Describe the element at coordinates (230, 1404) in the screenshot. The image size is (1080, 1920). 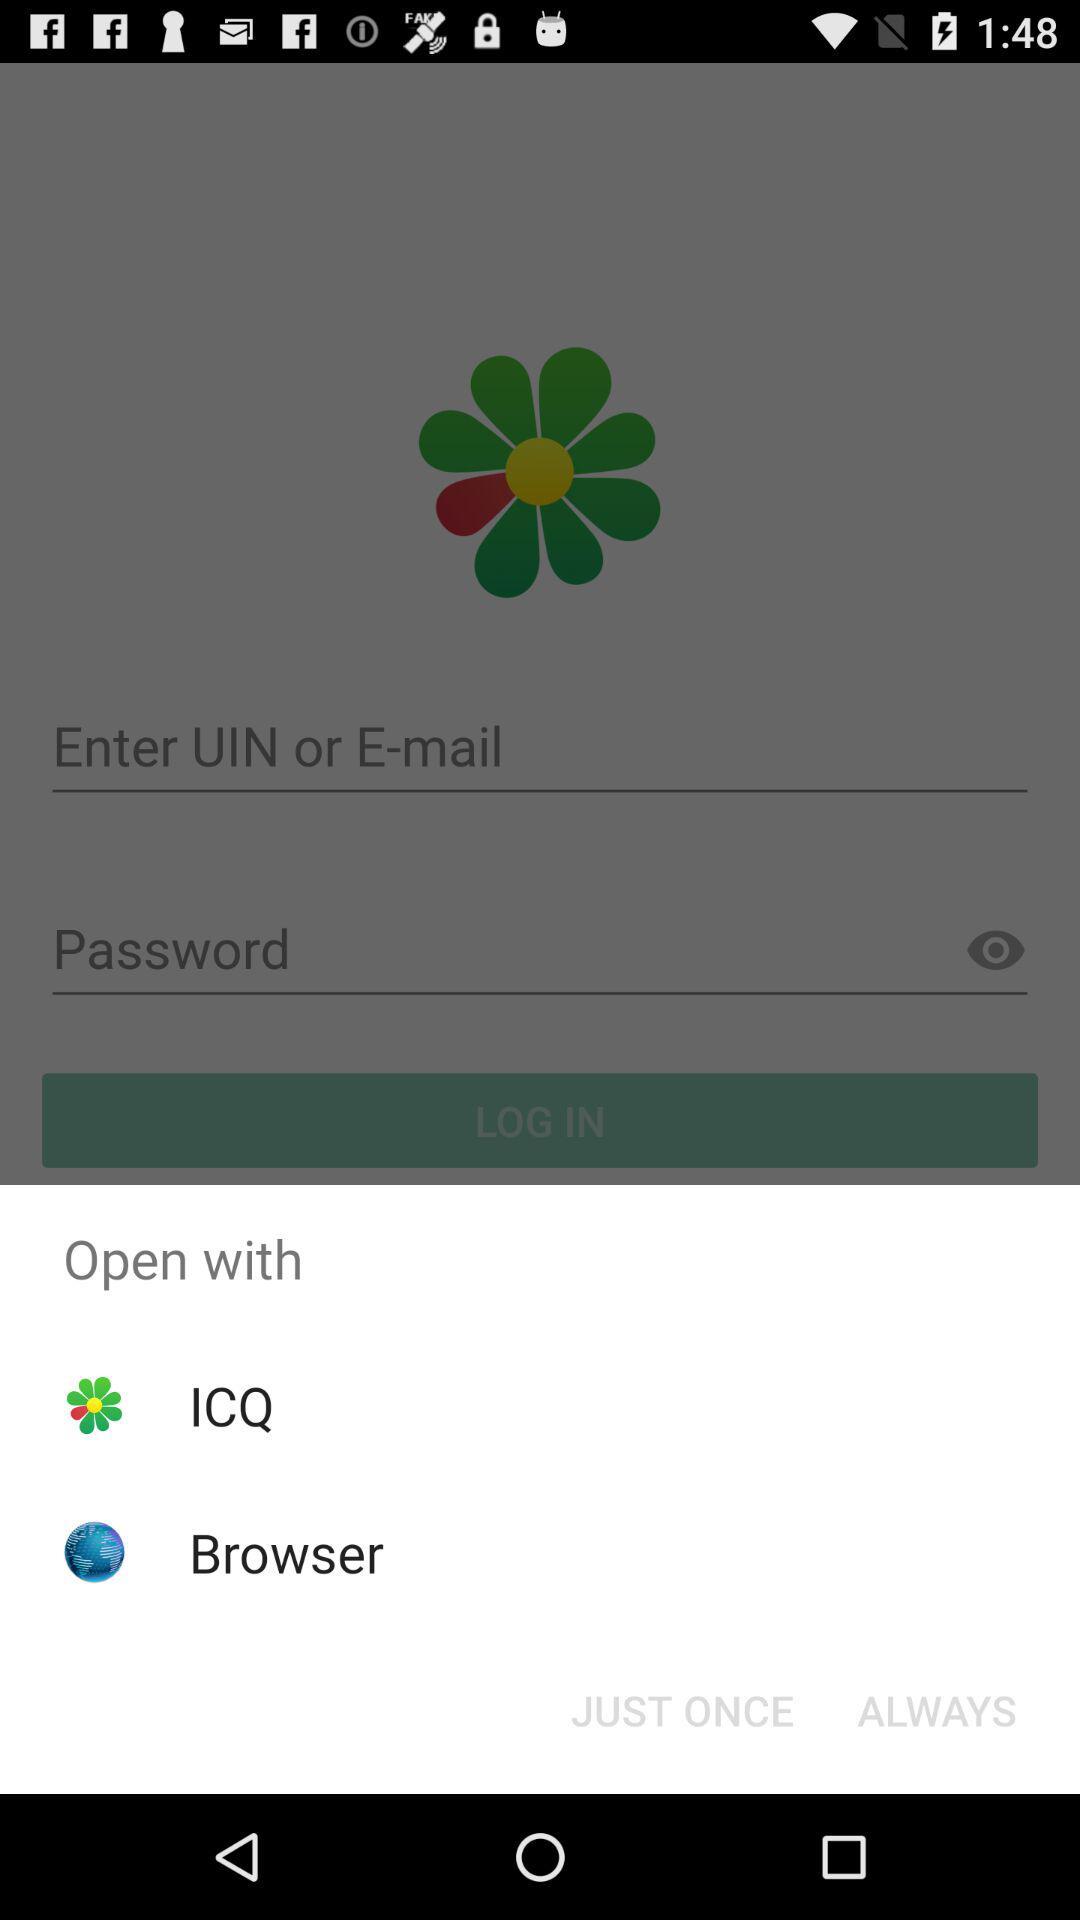
I see `icq` at that location.